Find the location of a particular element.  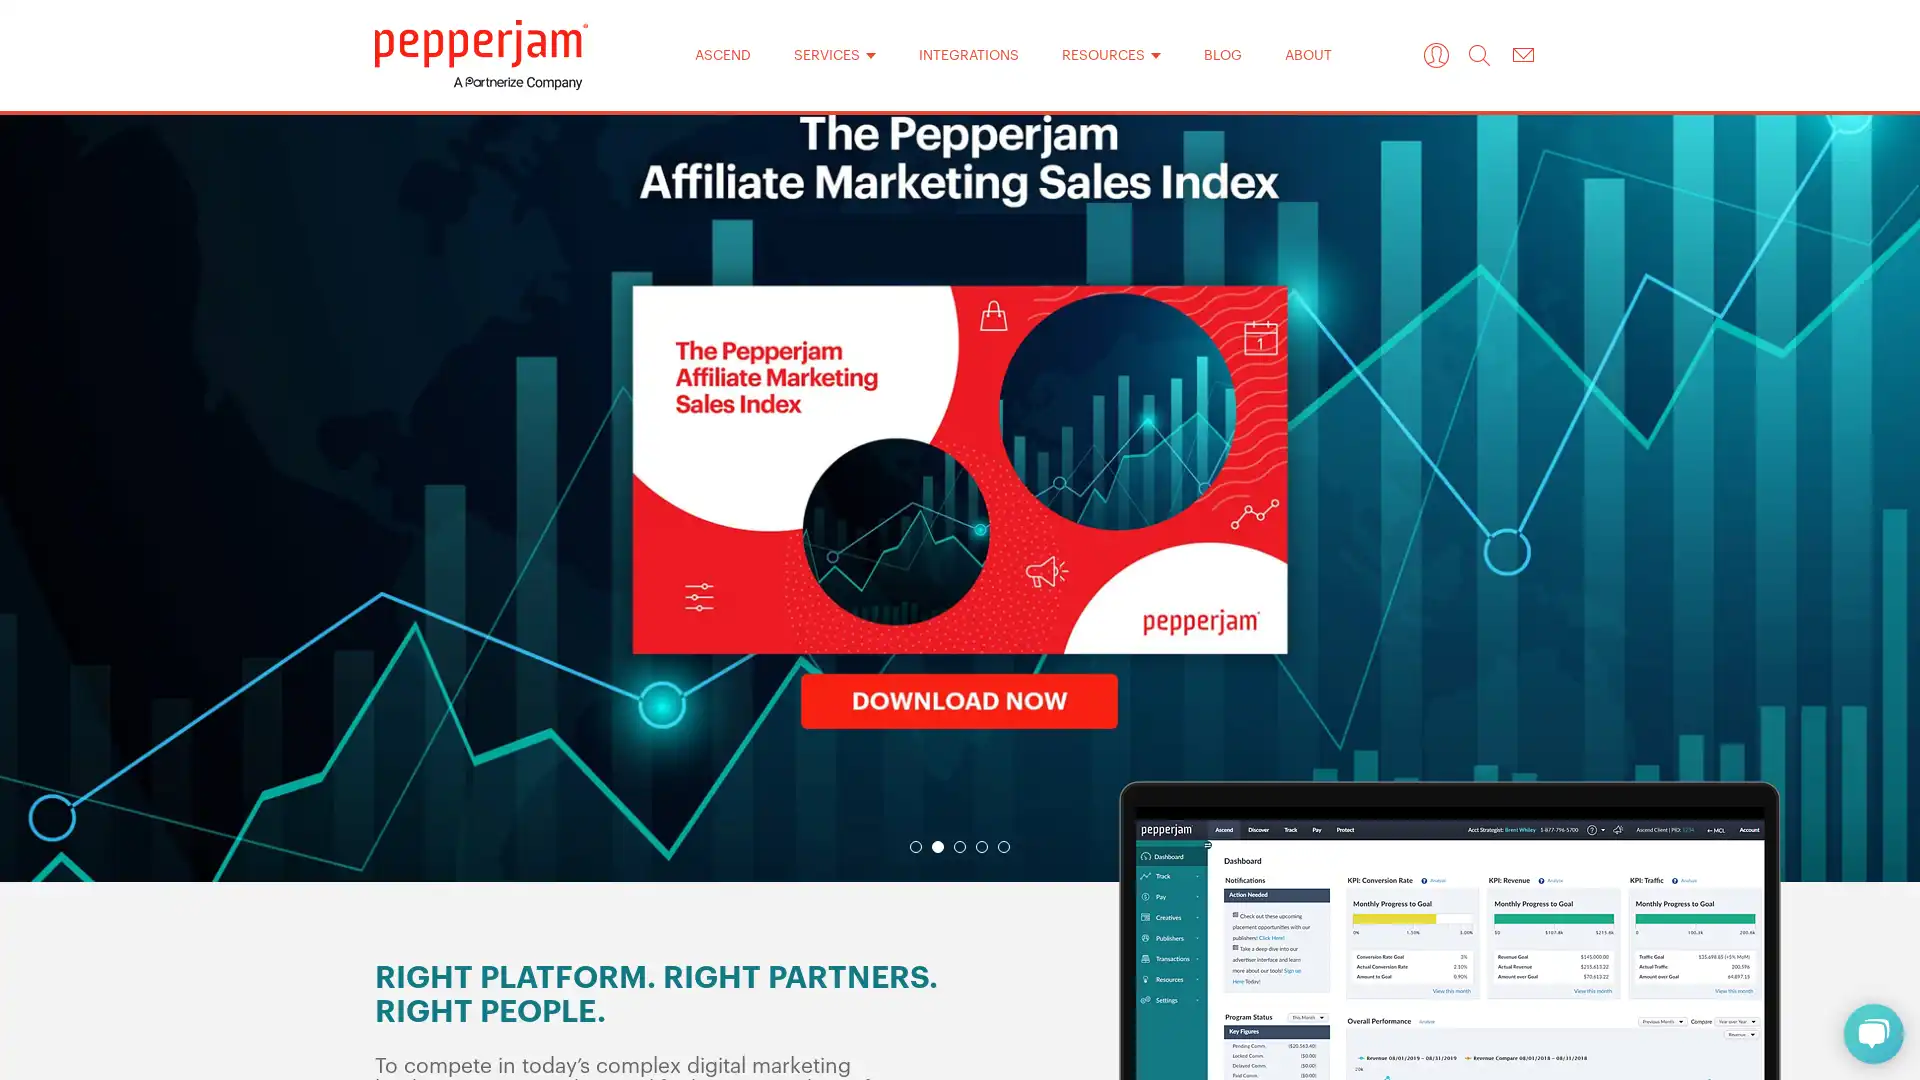

Close is located at coordinates (1218, 219).